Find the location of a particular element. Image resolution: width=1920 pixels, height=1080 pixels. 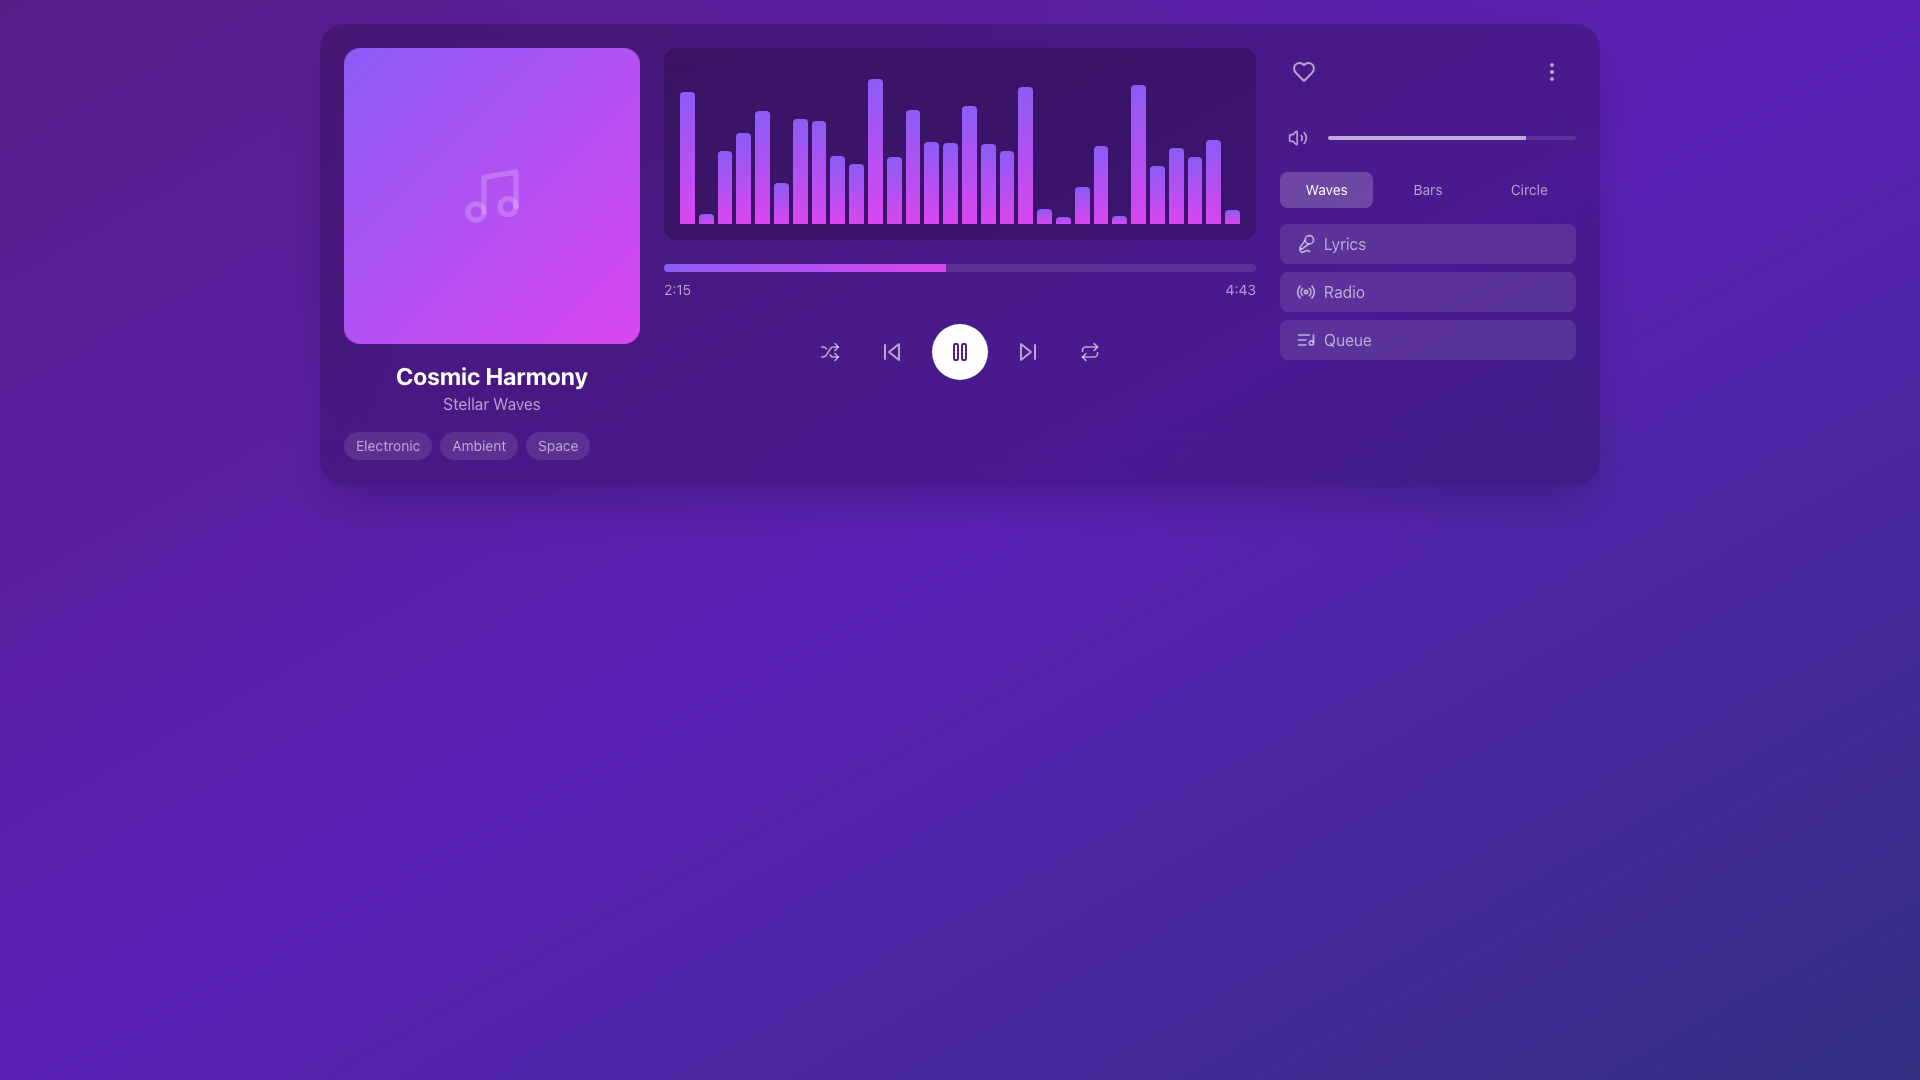

the third and rightmost label that categorizes content, positioned below 'Cosmic Harmony' and 'Stellar Waves' is located at coordinates (558, 445).